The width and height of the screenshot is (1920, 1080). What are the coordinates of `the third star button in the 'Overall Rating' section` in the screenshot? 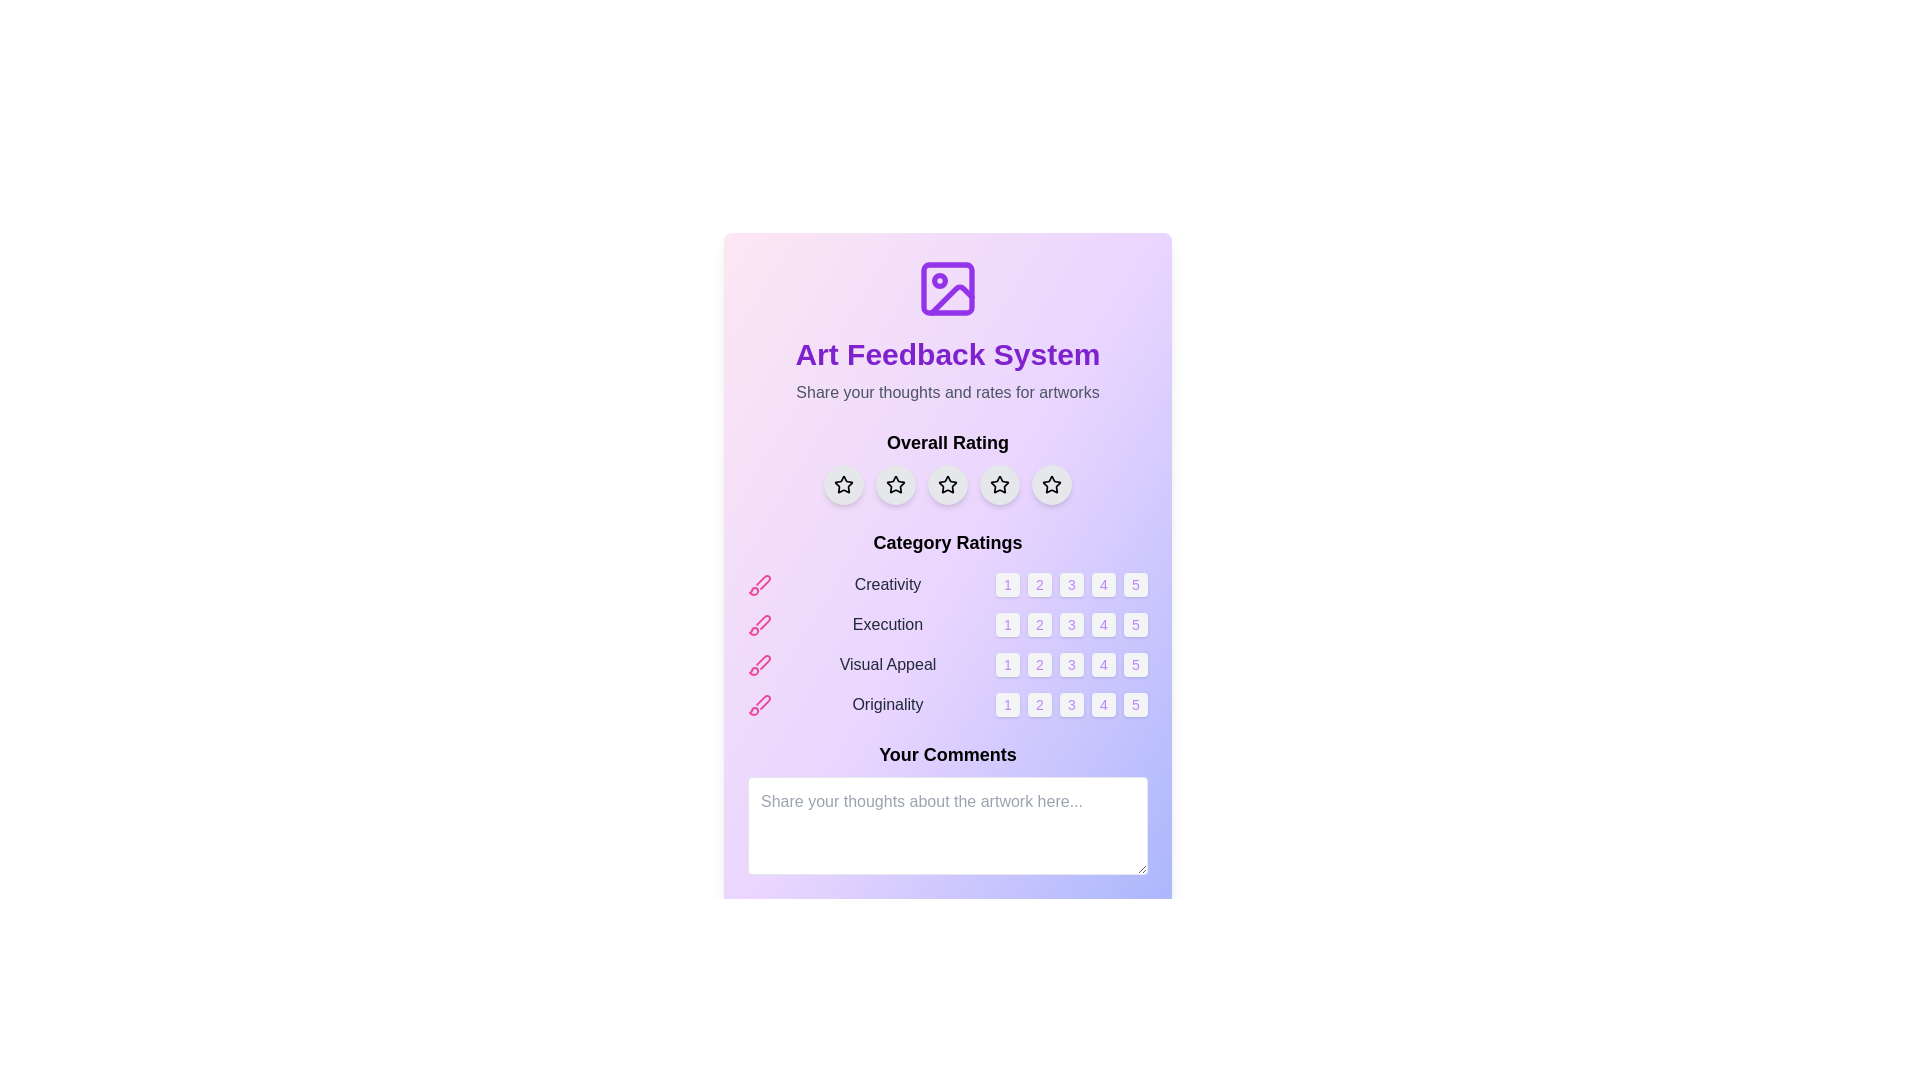 It's located at (947, 485).